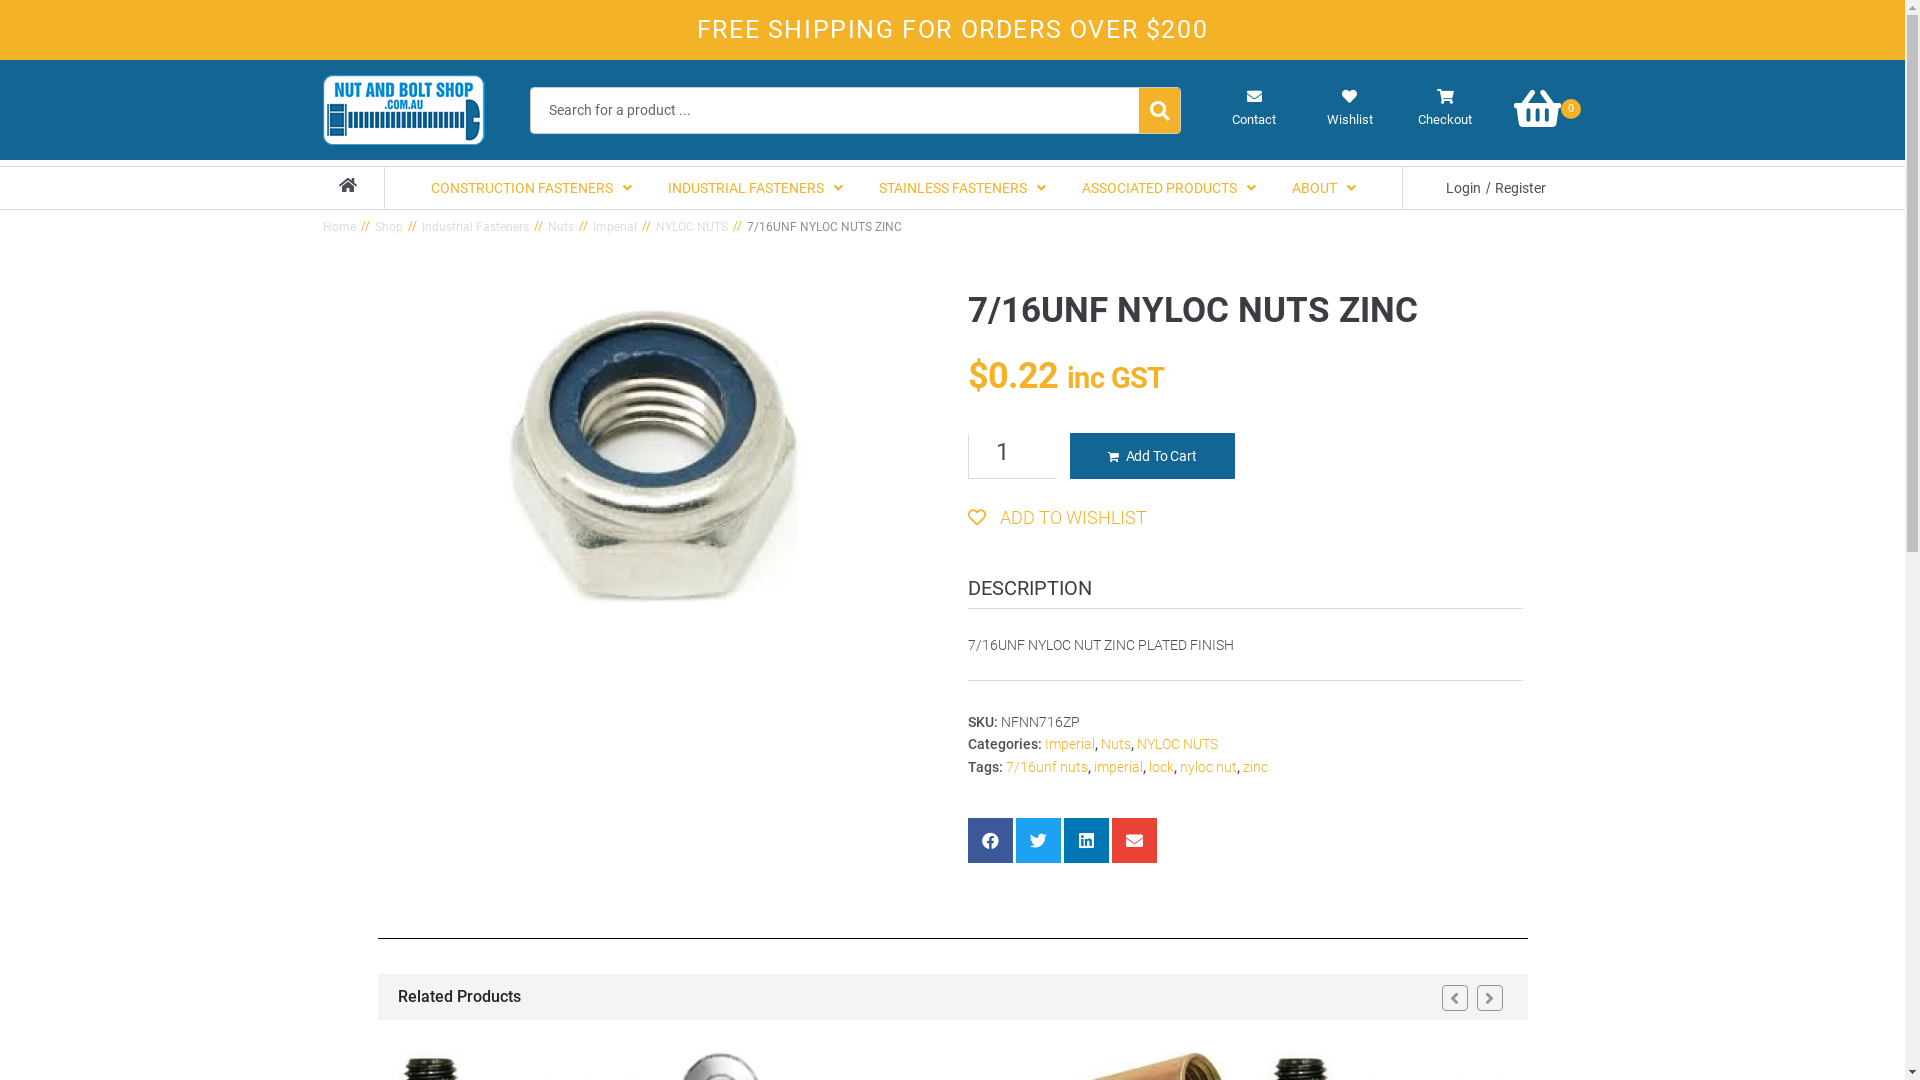 This screenshot has width=1920, height=1080. What do you see at coordinates (560, 226) in the screenshot?
I see `'Nuts'` at bounding box center [560, 226].